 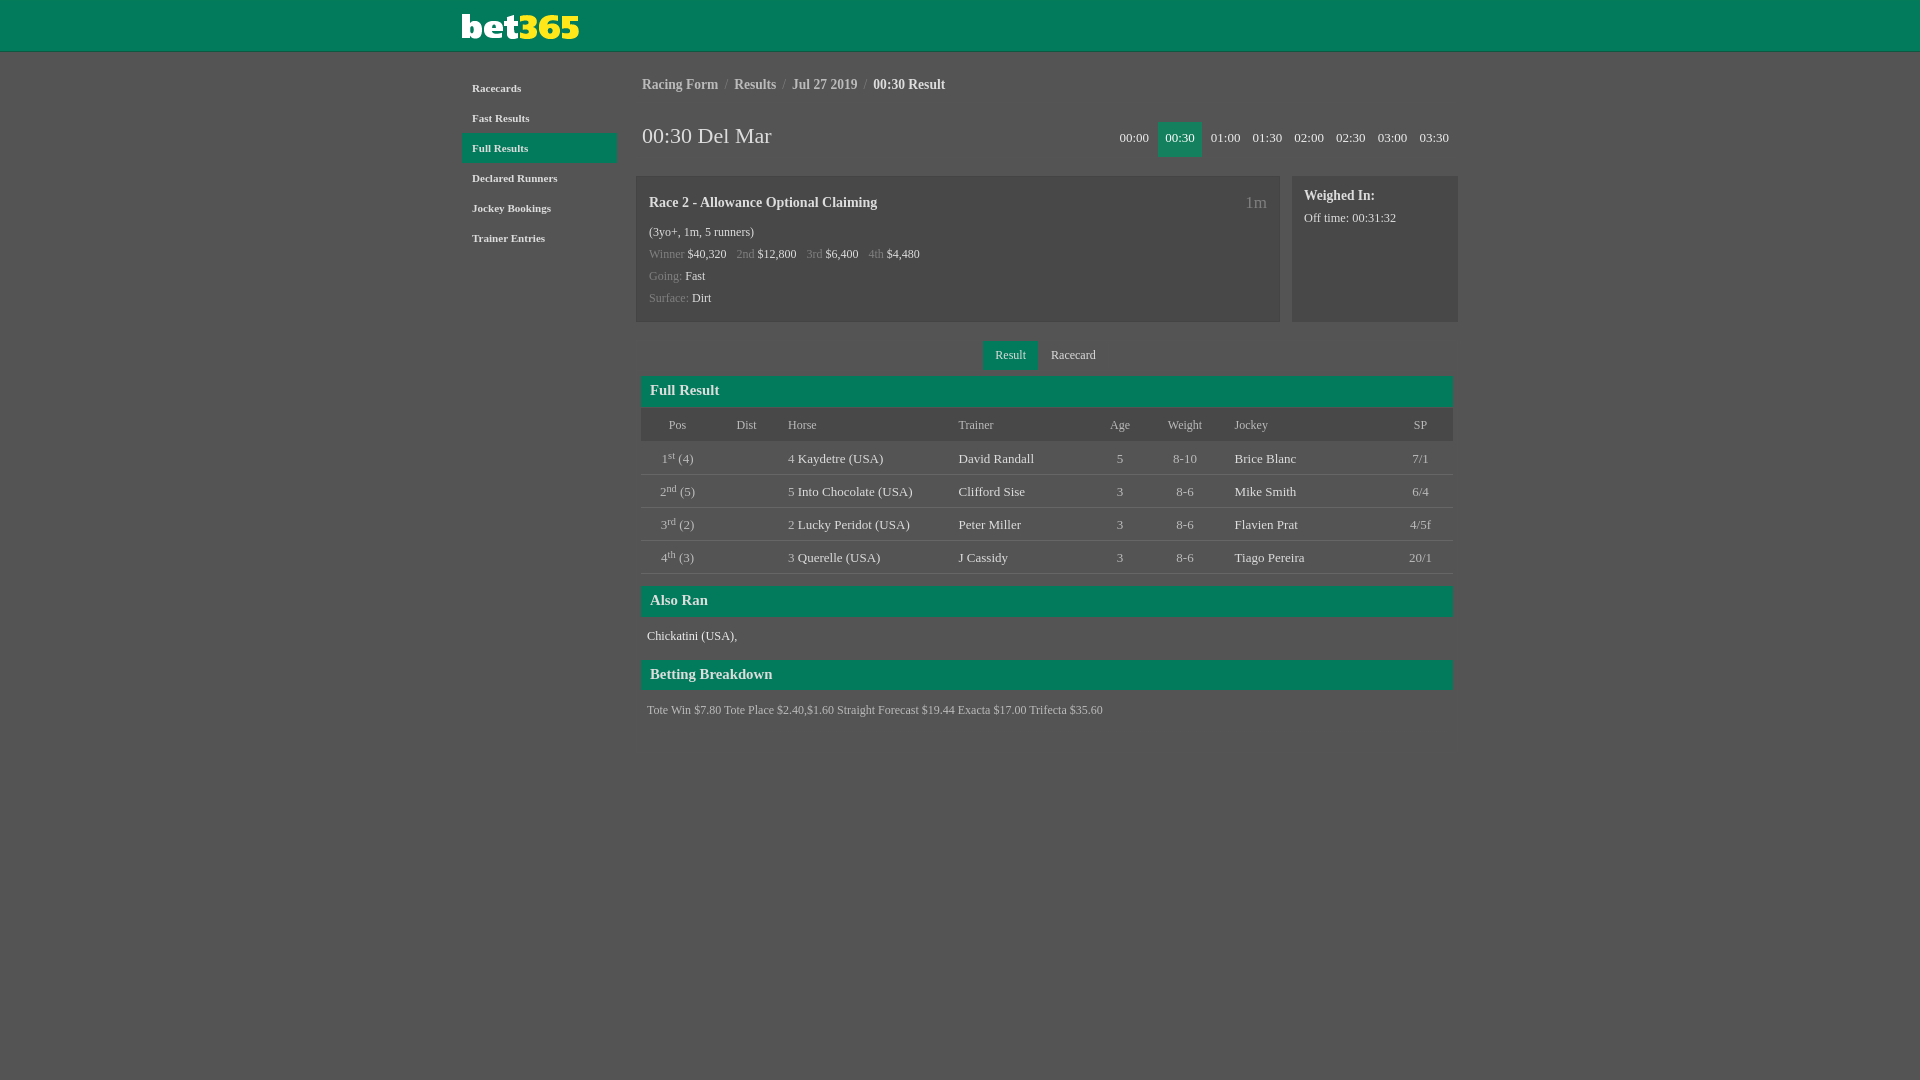 What do you see at coordinates (840, 458) in the screenshot?
I see `'Kaydetre (USA)'` at bounding box center [840, 458].